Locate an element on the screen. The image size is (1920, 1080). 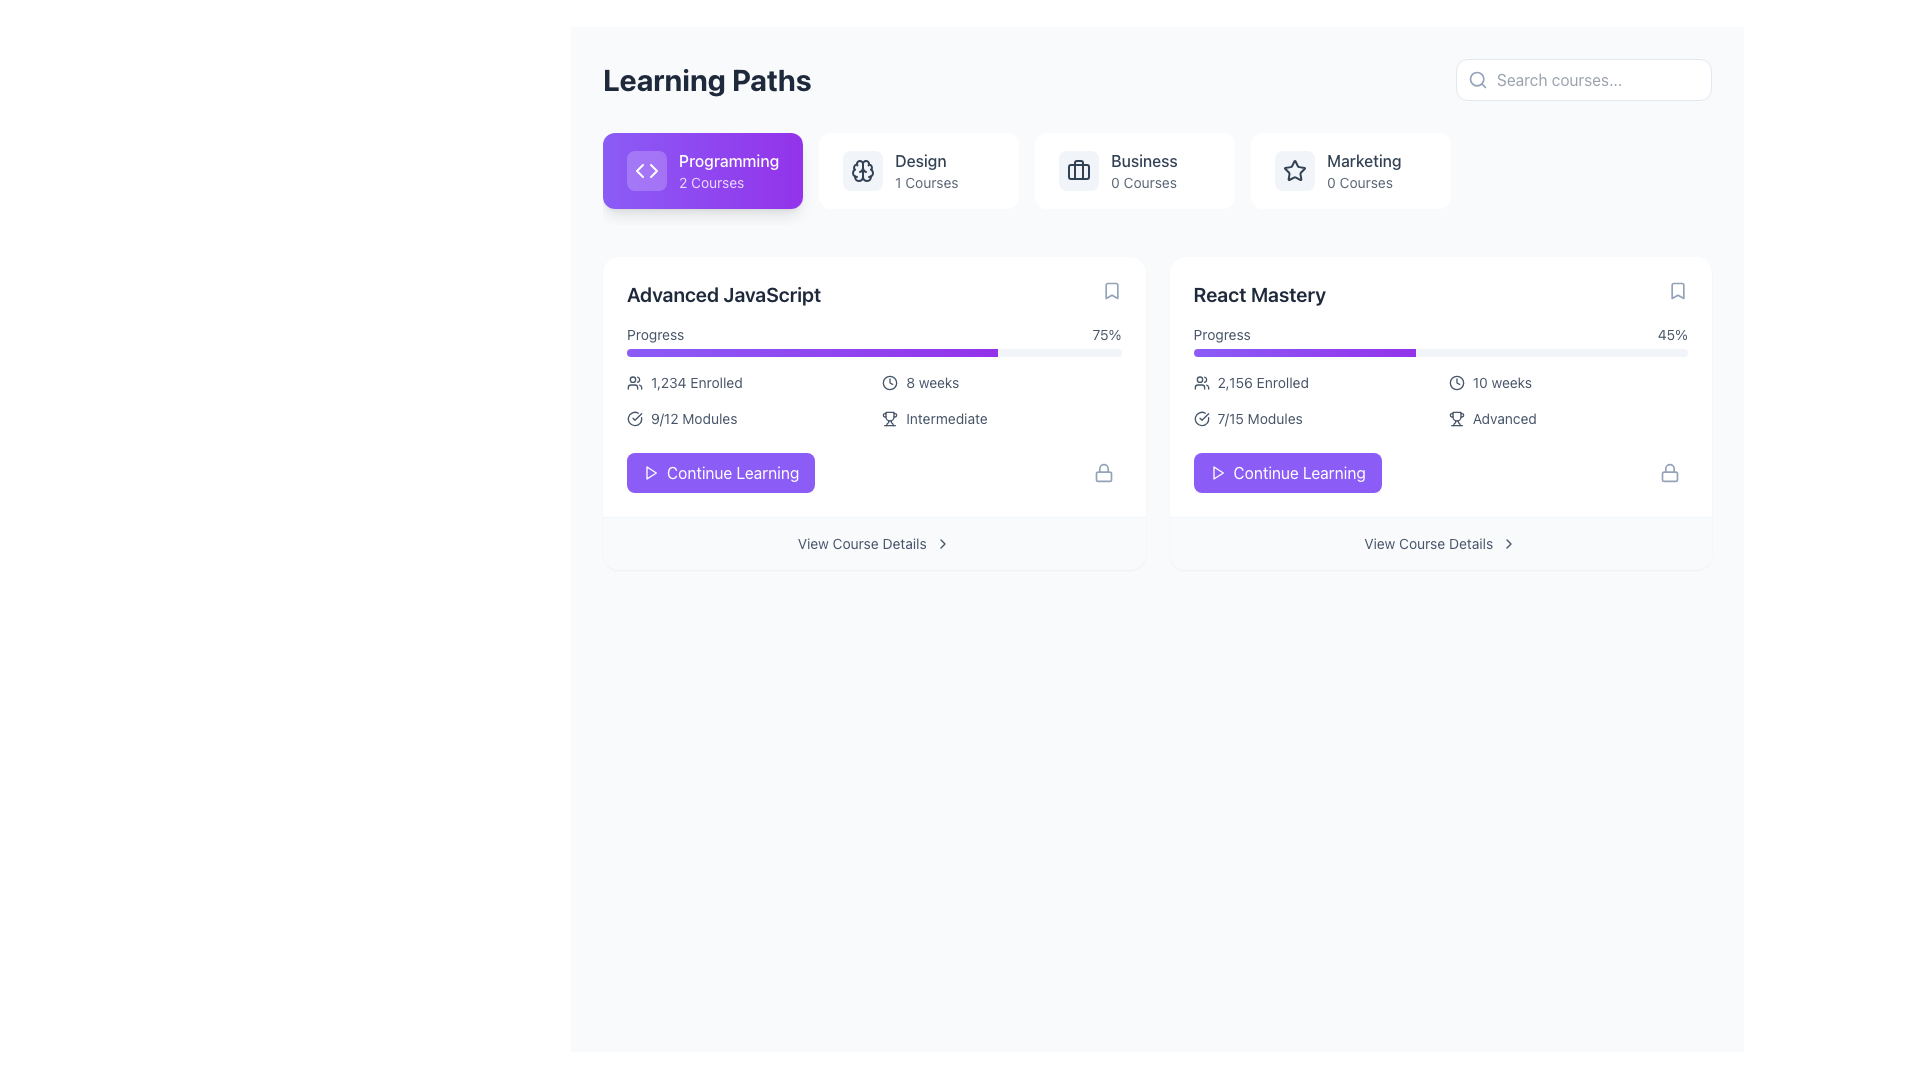
the icon representing the intermediate level in the 'Advanced JavaScript' section, which is located to the left of the 'Intermediate' text label is located at coordinates (889, 418).